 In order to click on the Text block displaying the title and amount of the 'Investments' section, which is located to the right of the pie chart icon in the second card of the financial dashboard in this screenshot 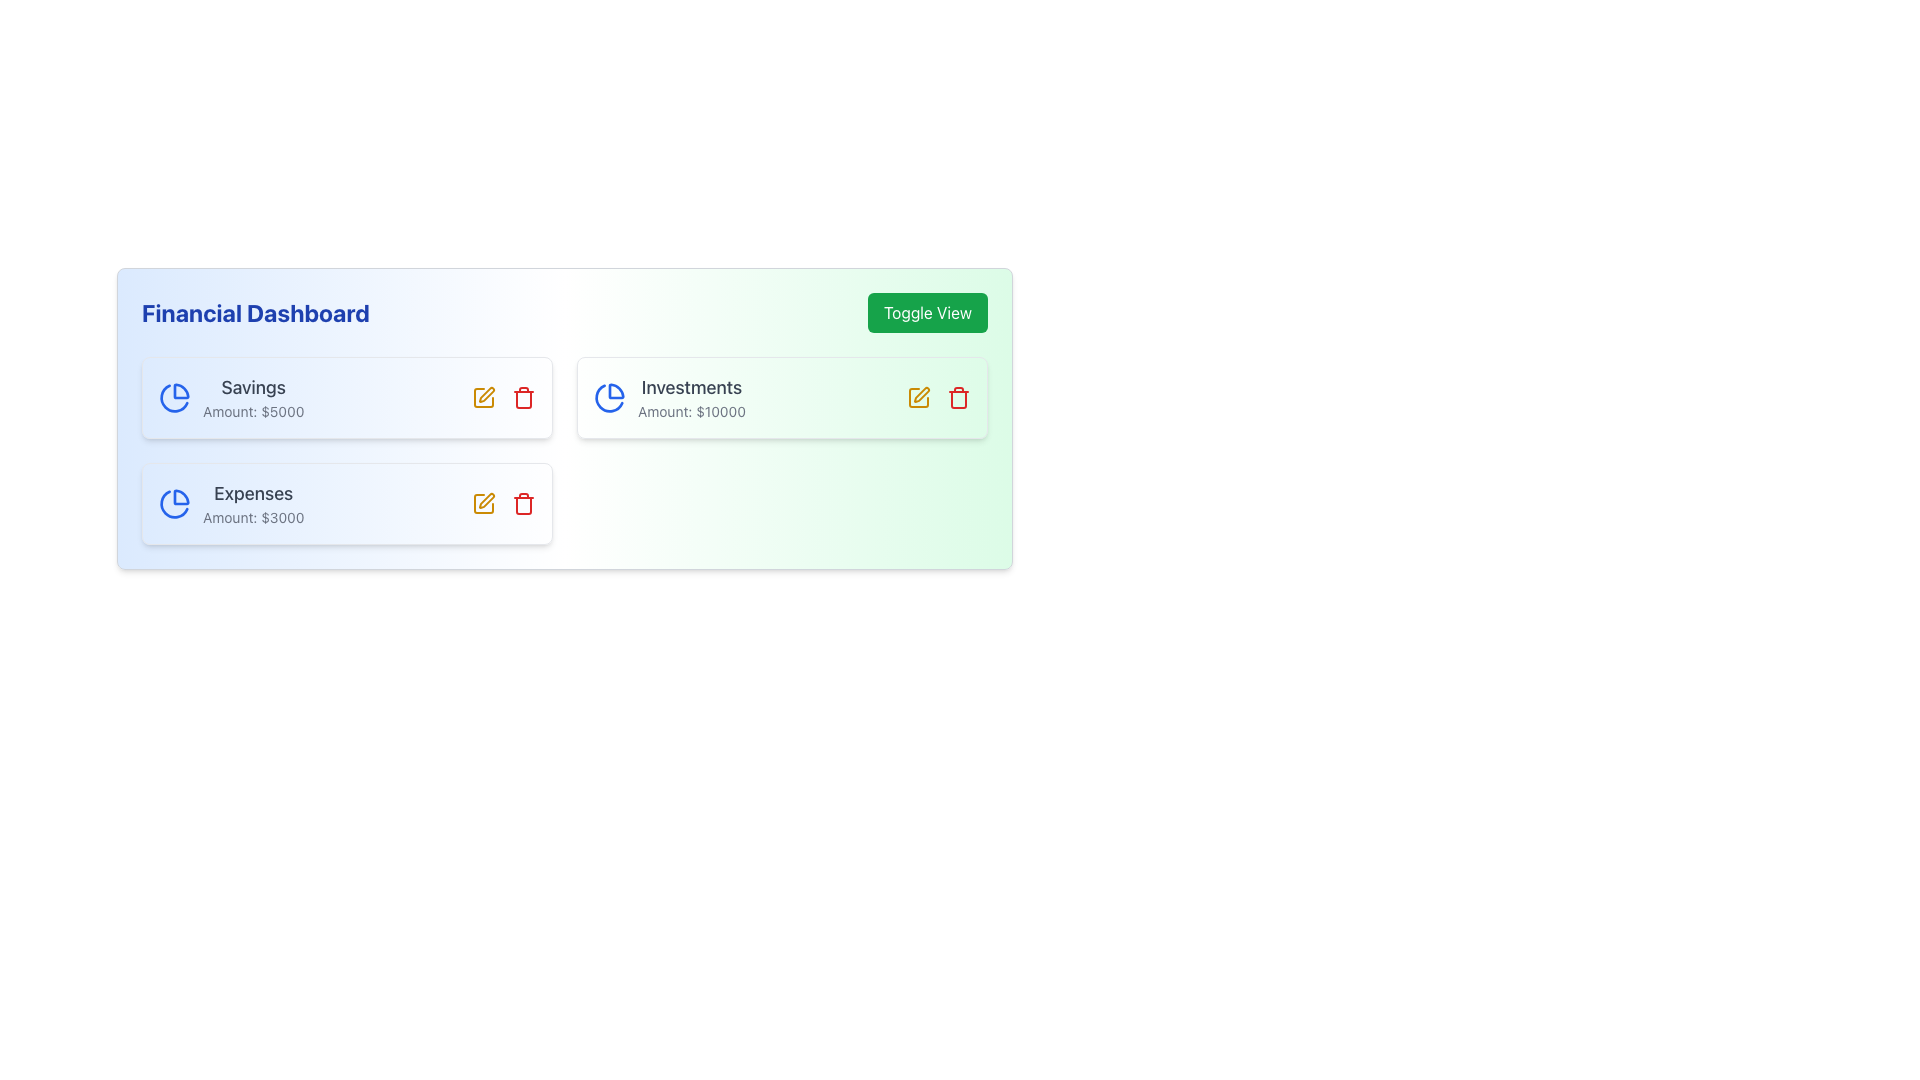, I will do `click(691, 397)`.